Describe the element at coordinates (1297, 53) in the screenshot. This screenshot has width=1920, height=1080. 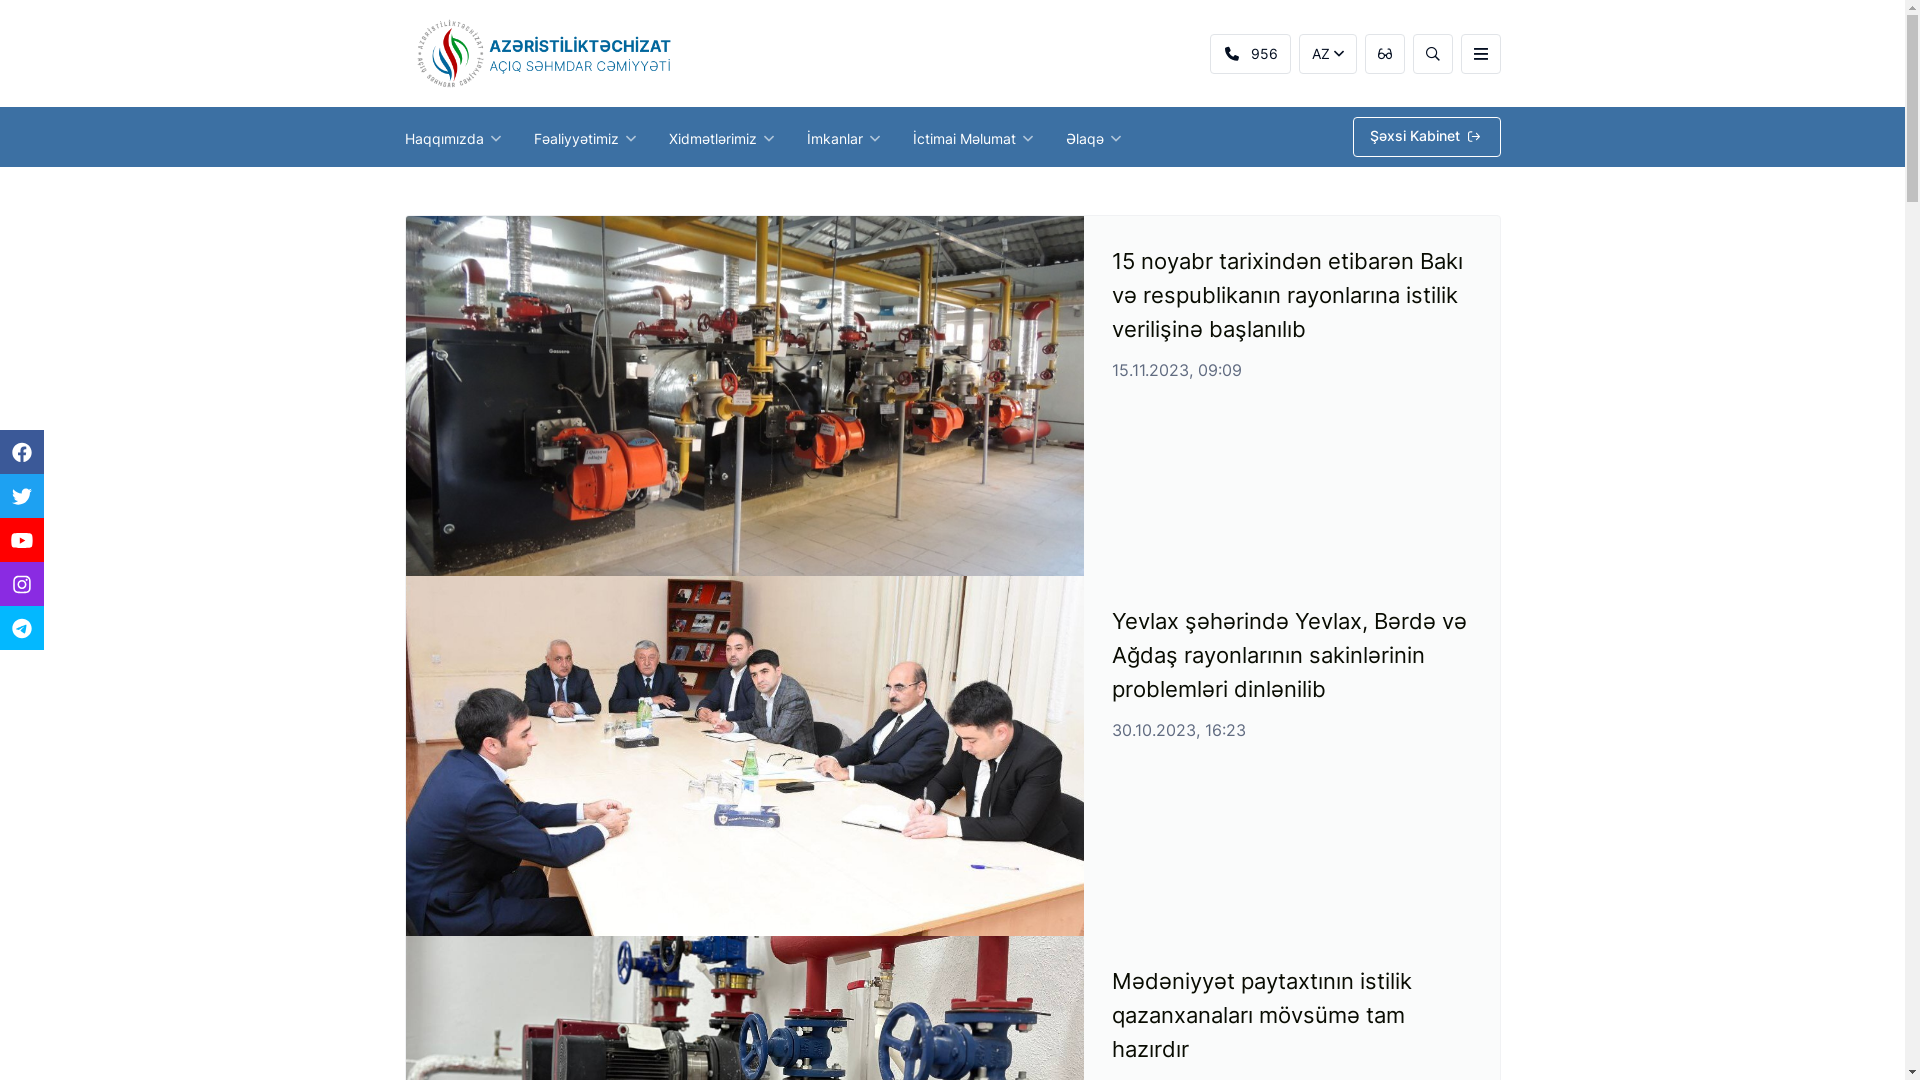
I see `'AZ'` at that location.